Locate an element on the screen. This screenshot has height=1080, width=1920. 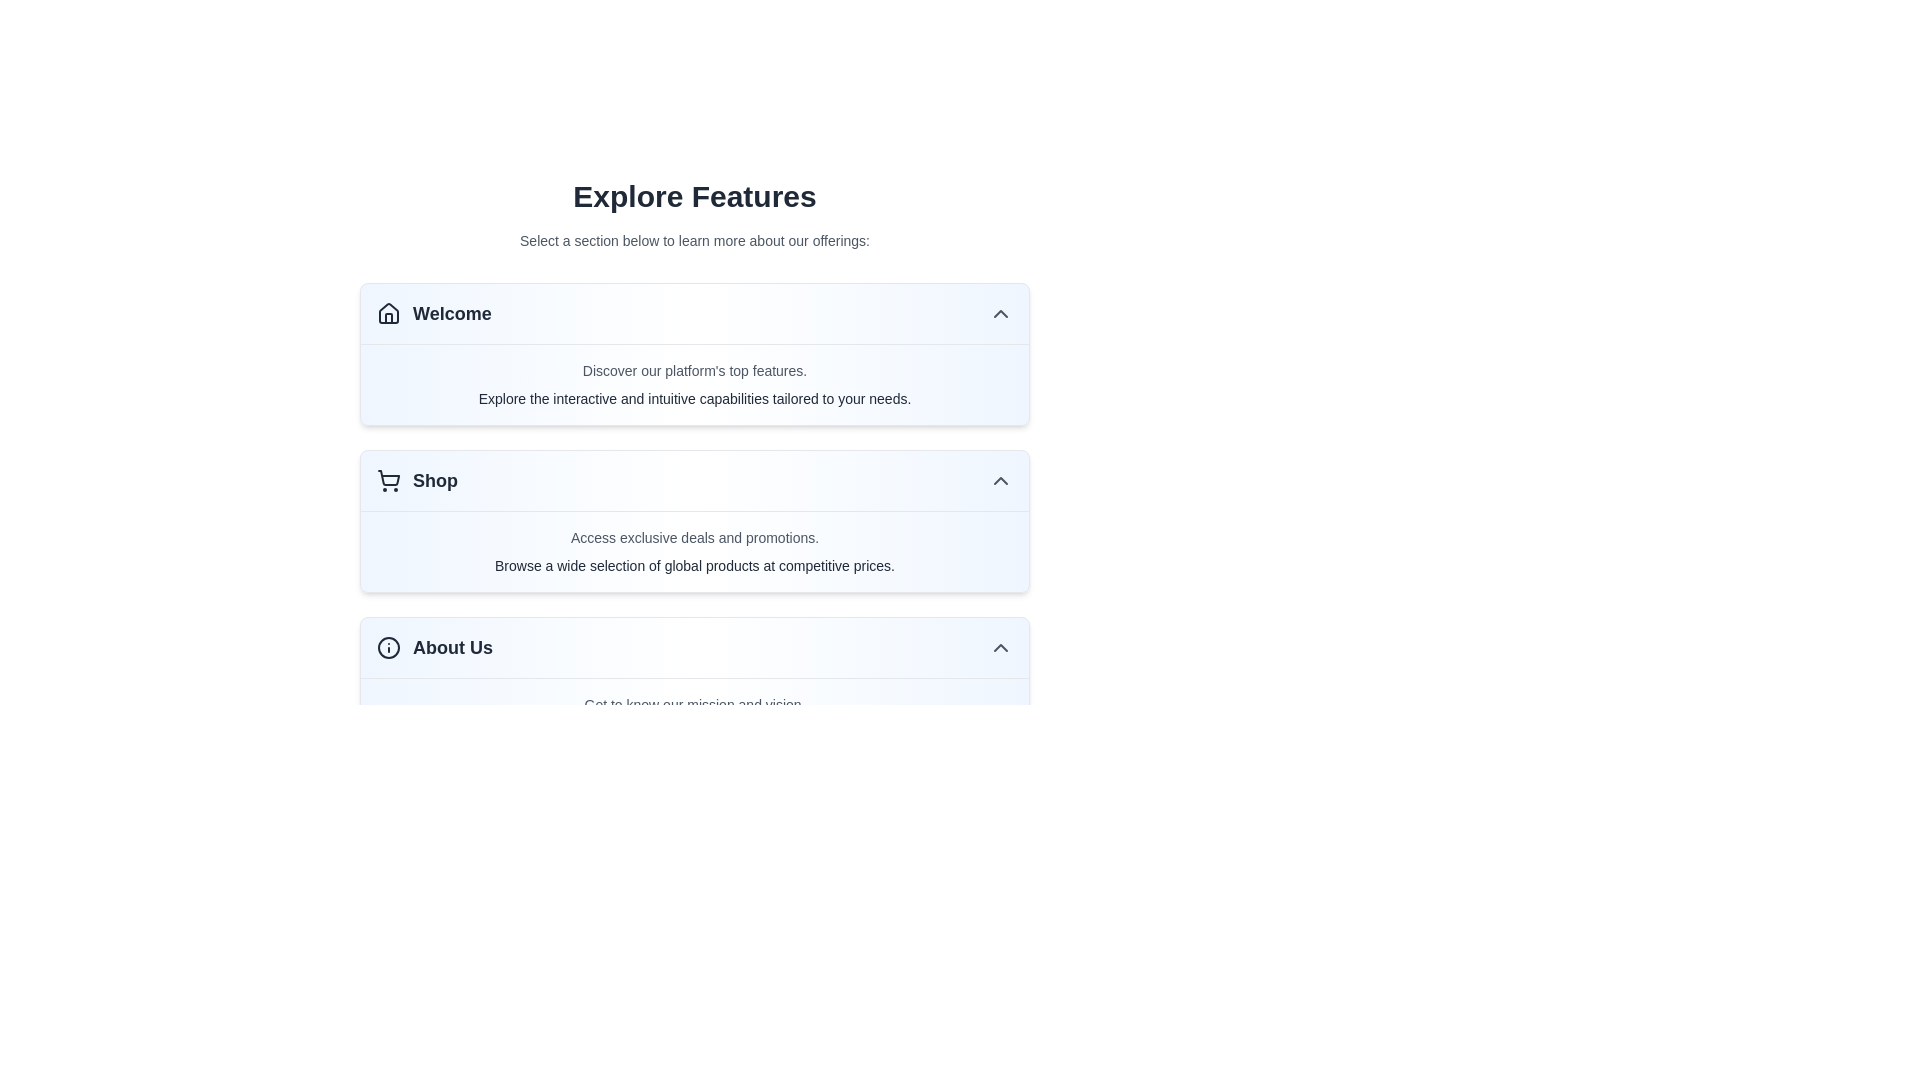
text 'Browse a wide selection of global products at competitive prices.' located in the 'Shop' section, positioned below the text 'Access exclusive deals and promotions.' is located at coordinates (695, 566).